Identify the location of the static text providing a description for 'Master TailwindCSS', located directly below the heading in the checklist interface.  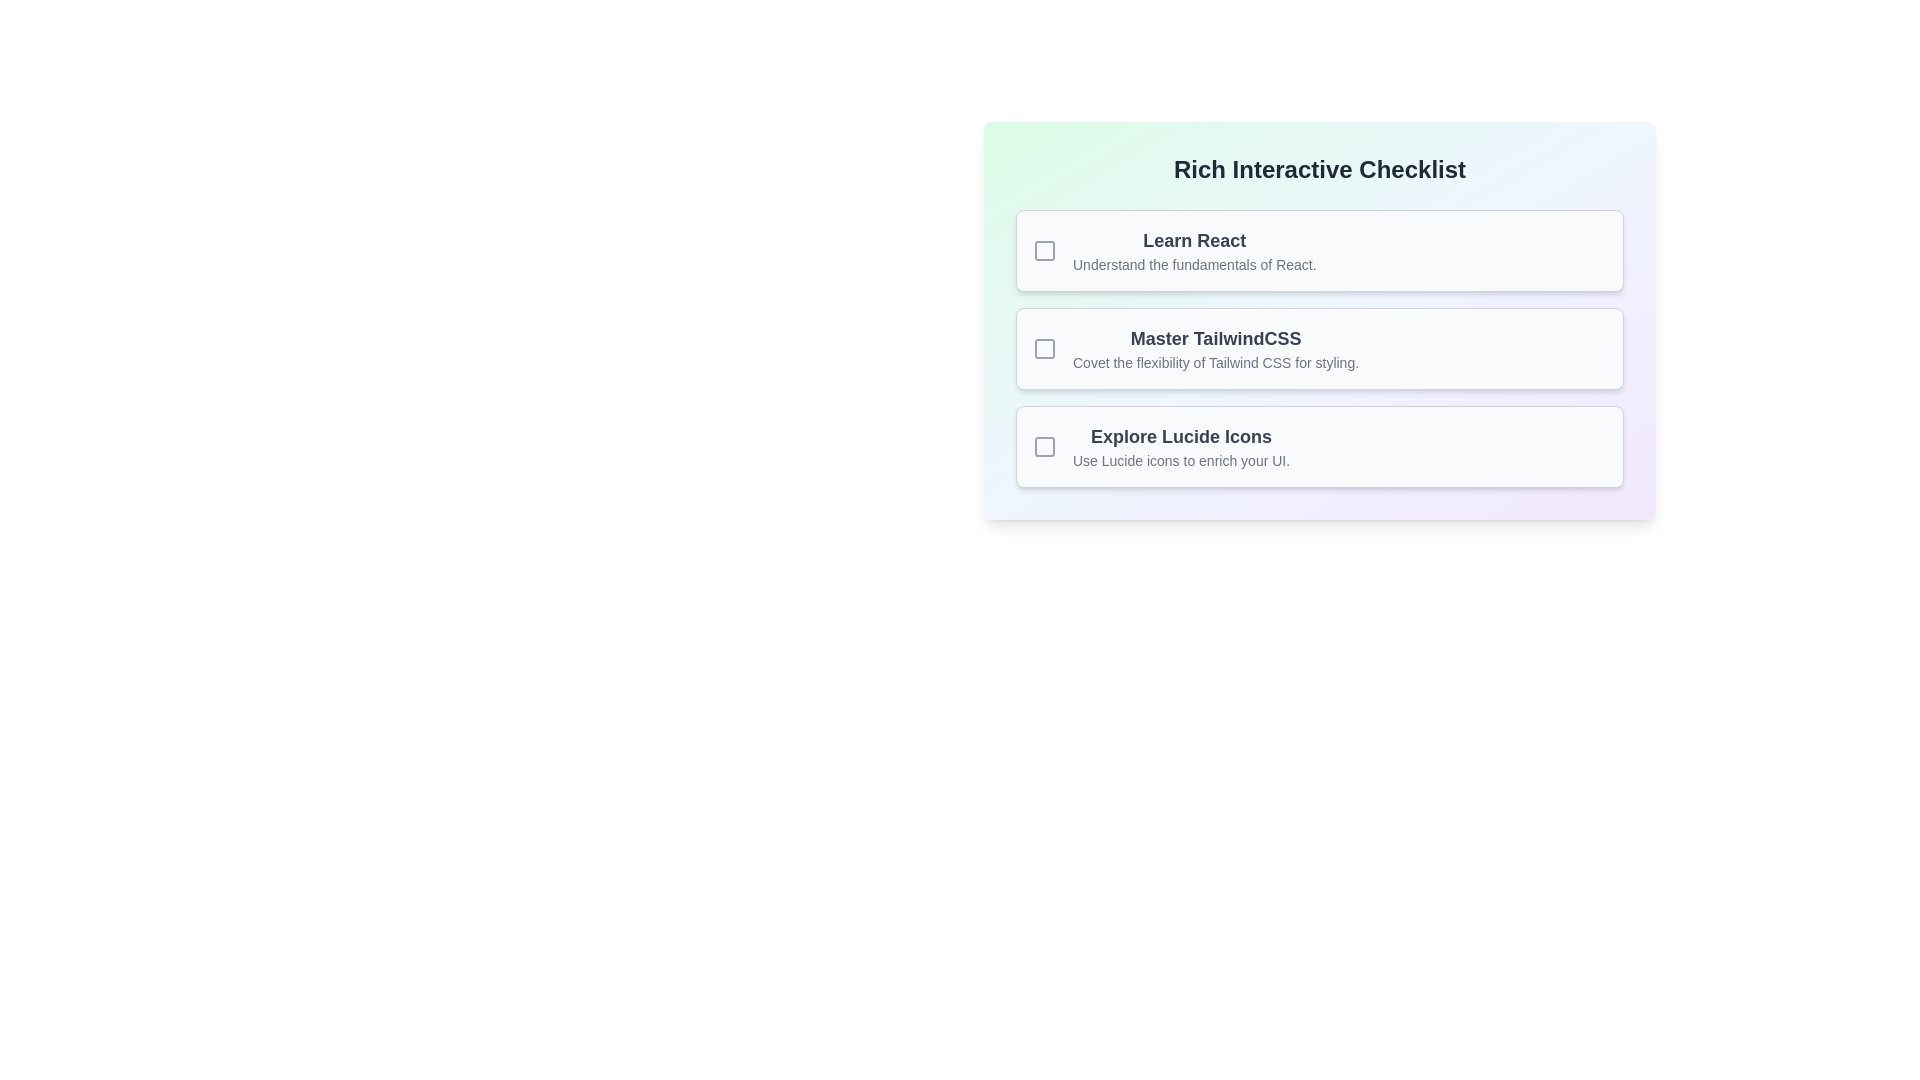
(1215, 362).